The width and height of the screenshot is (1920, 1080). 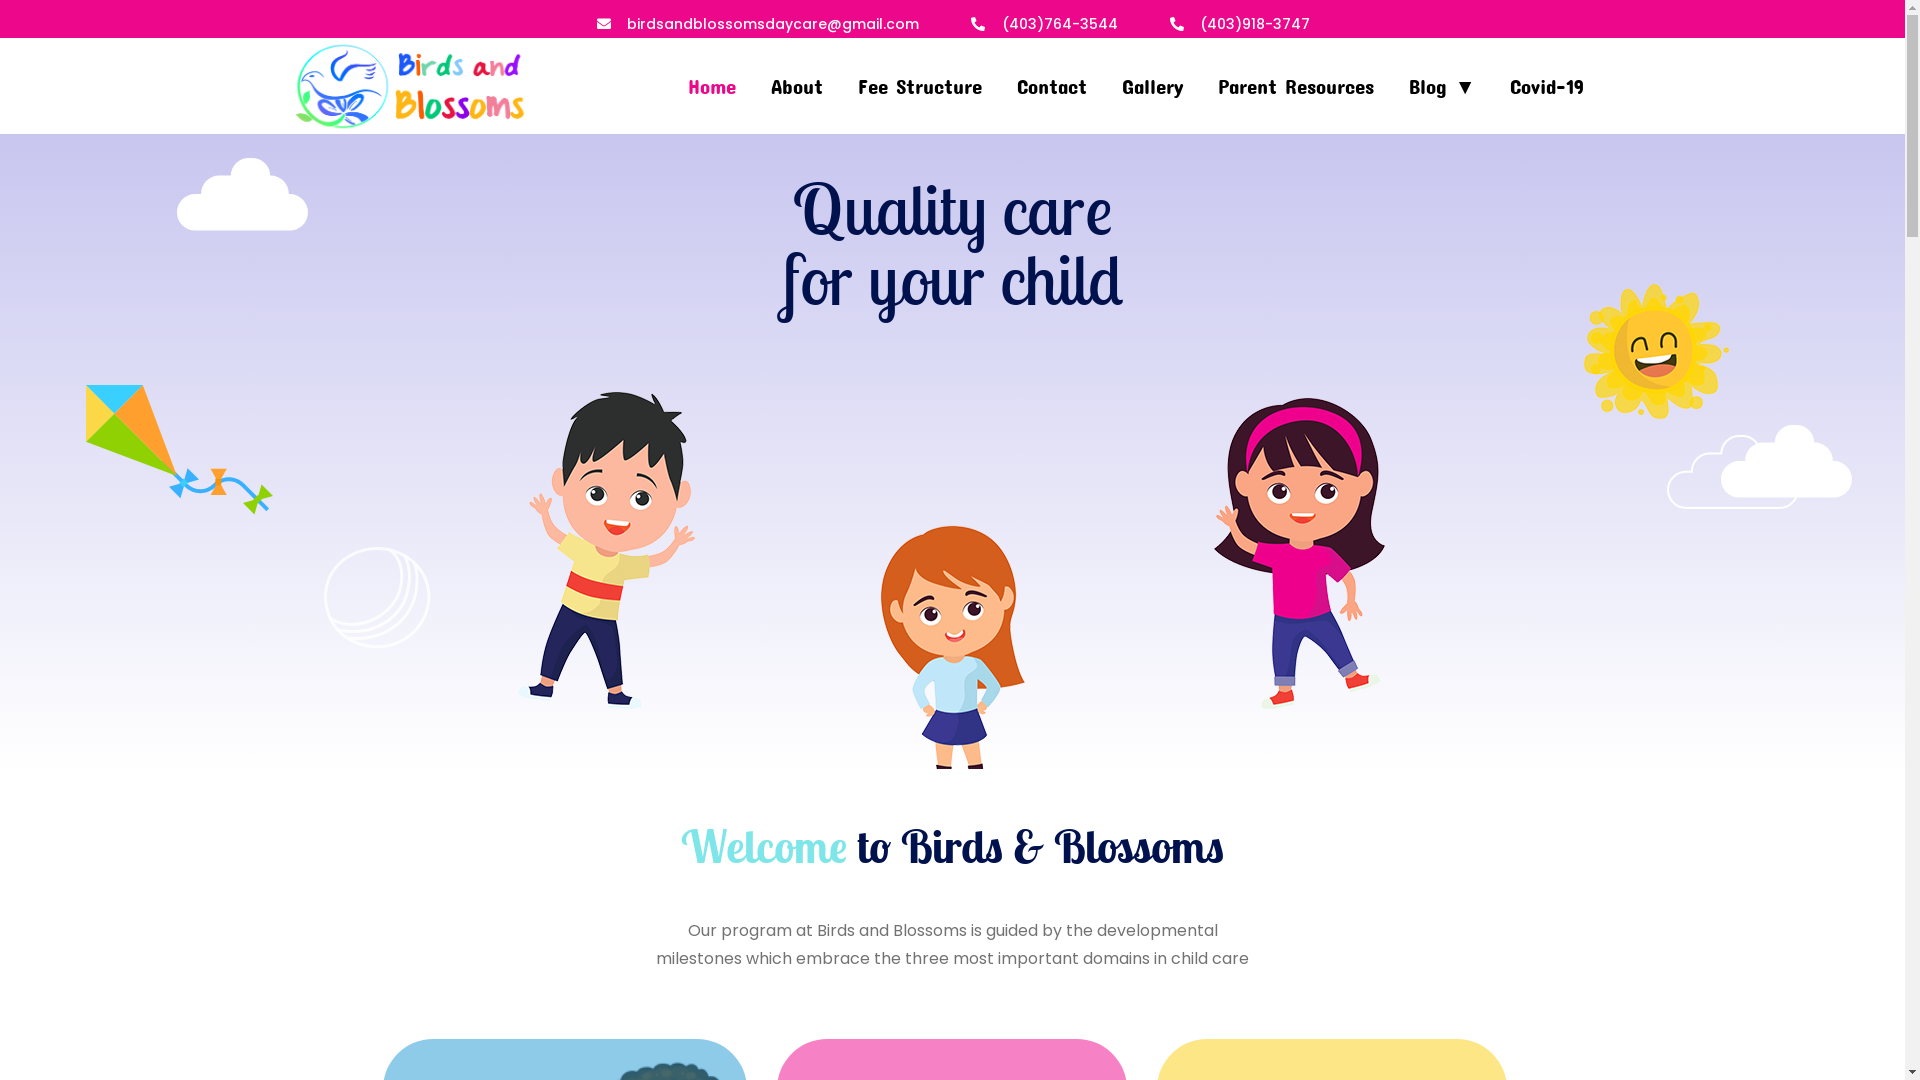 What do you see at coordinates (919, 80) in the screenshot?
I see `'Fee Structure'` at bounding box center [919, 80].